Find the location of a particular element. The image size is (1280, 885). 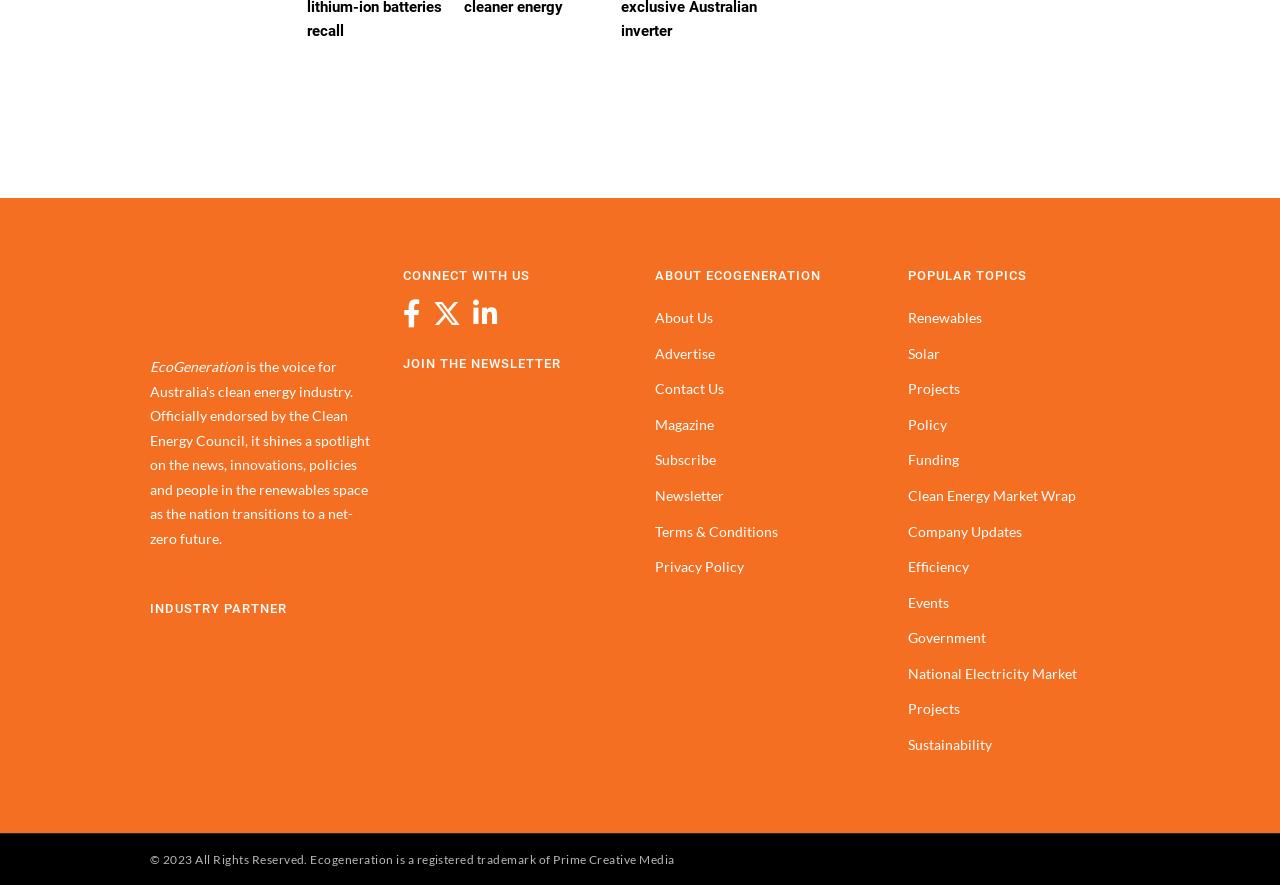

'$27,830' is located at coordinates (615, 254).